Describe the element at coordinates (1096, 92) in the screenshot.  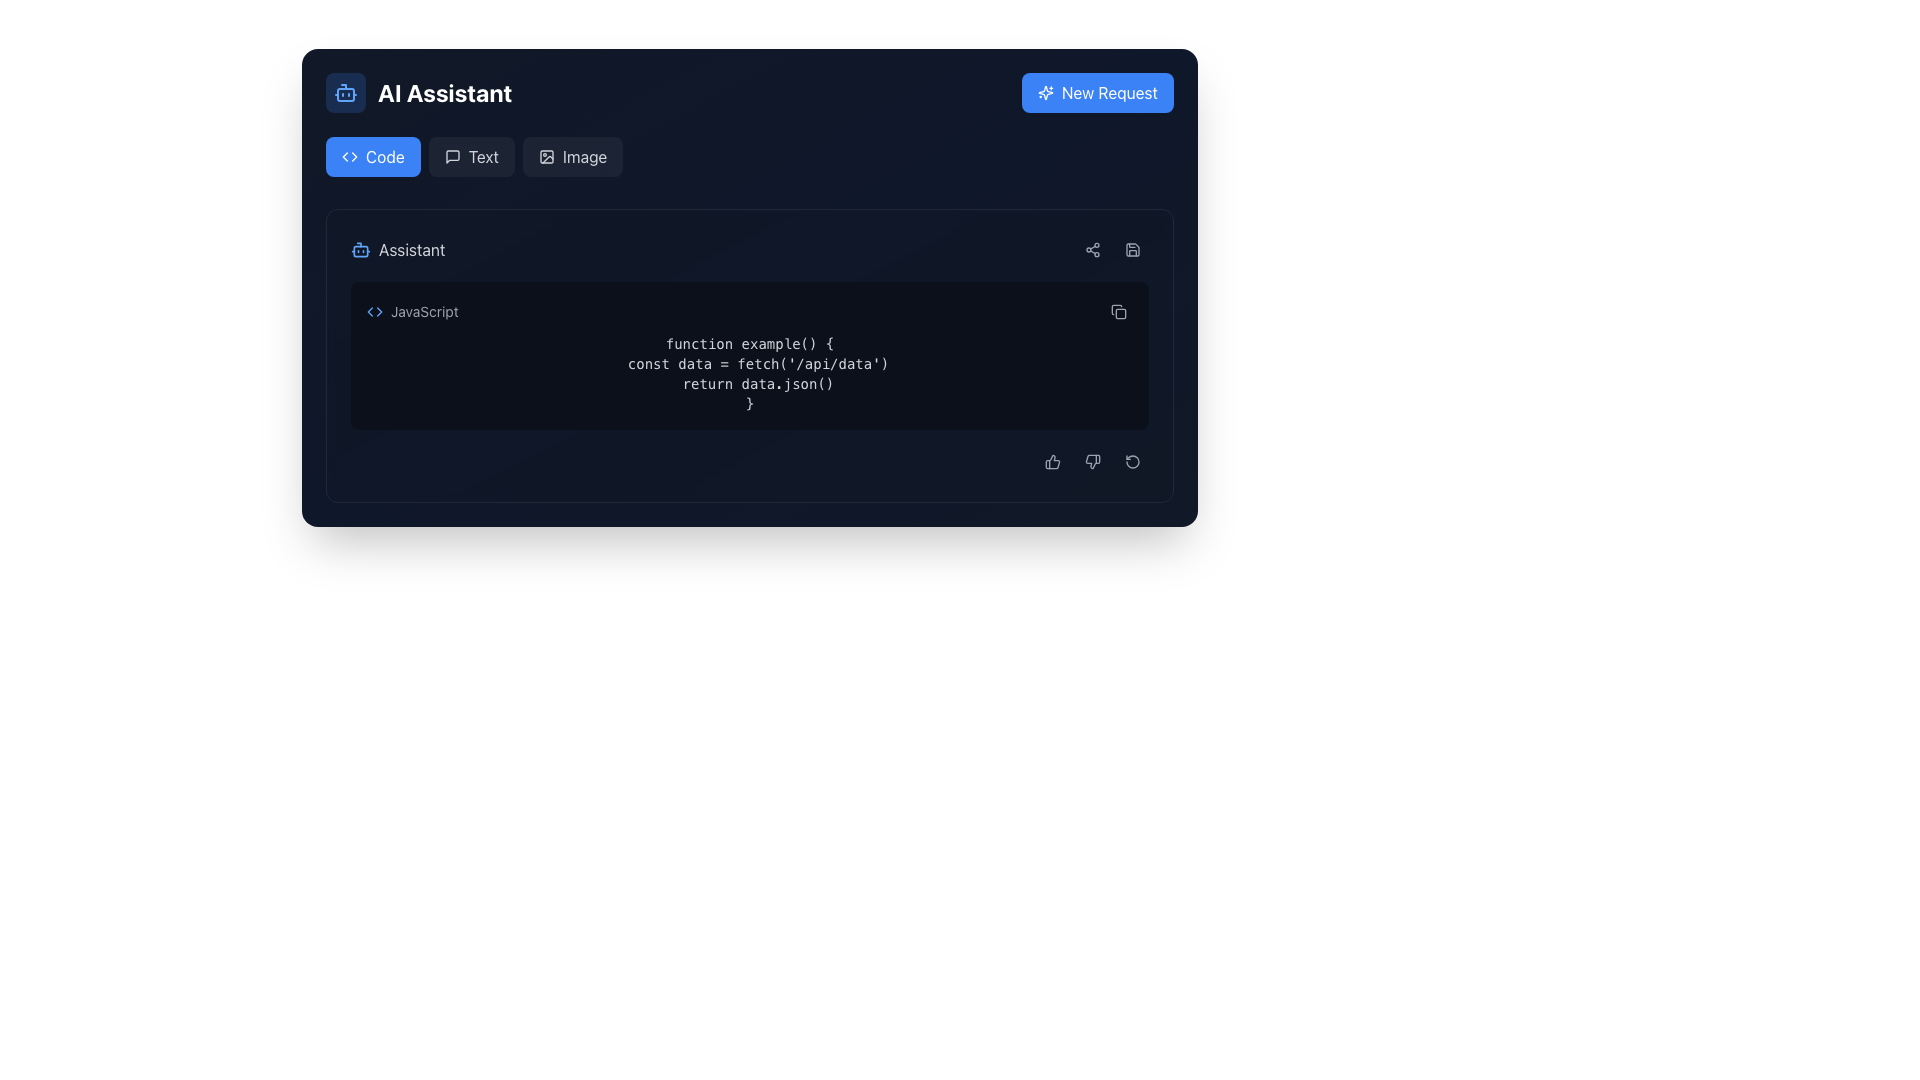
I see `the 'New Request' button with a bright blue background and text in bold white font` at that location.